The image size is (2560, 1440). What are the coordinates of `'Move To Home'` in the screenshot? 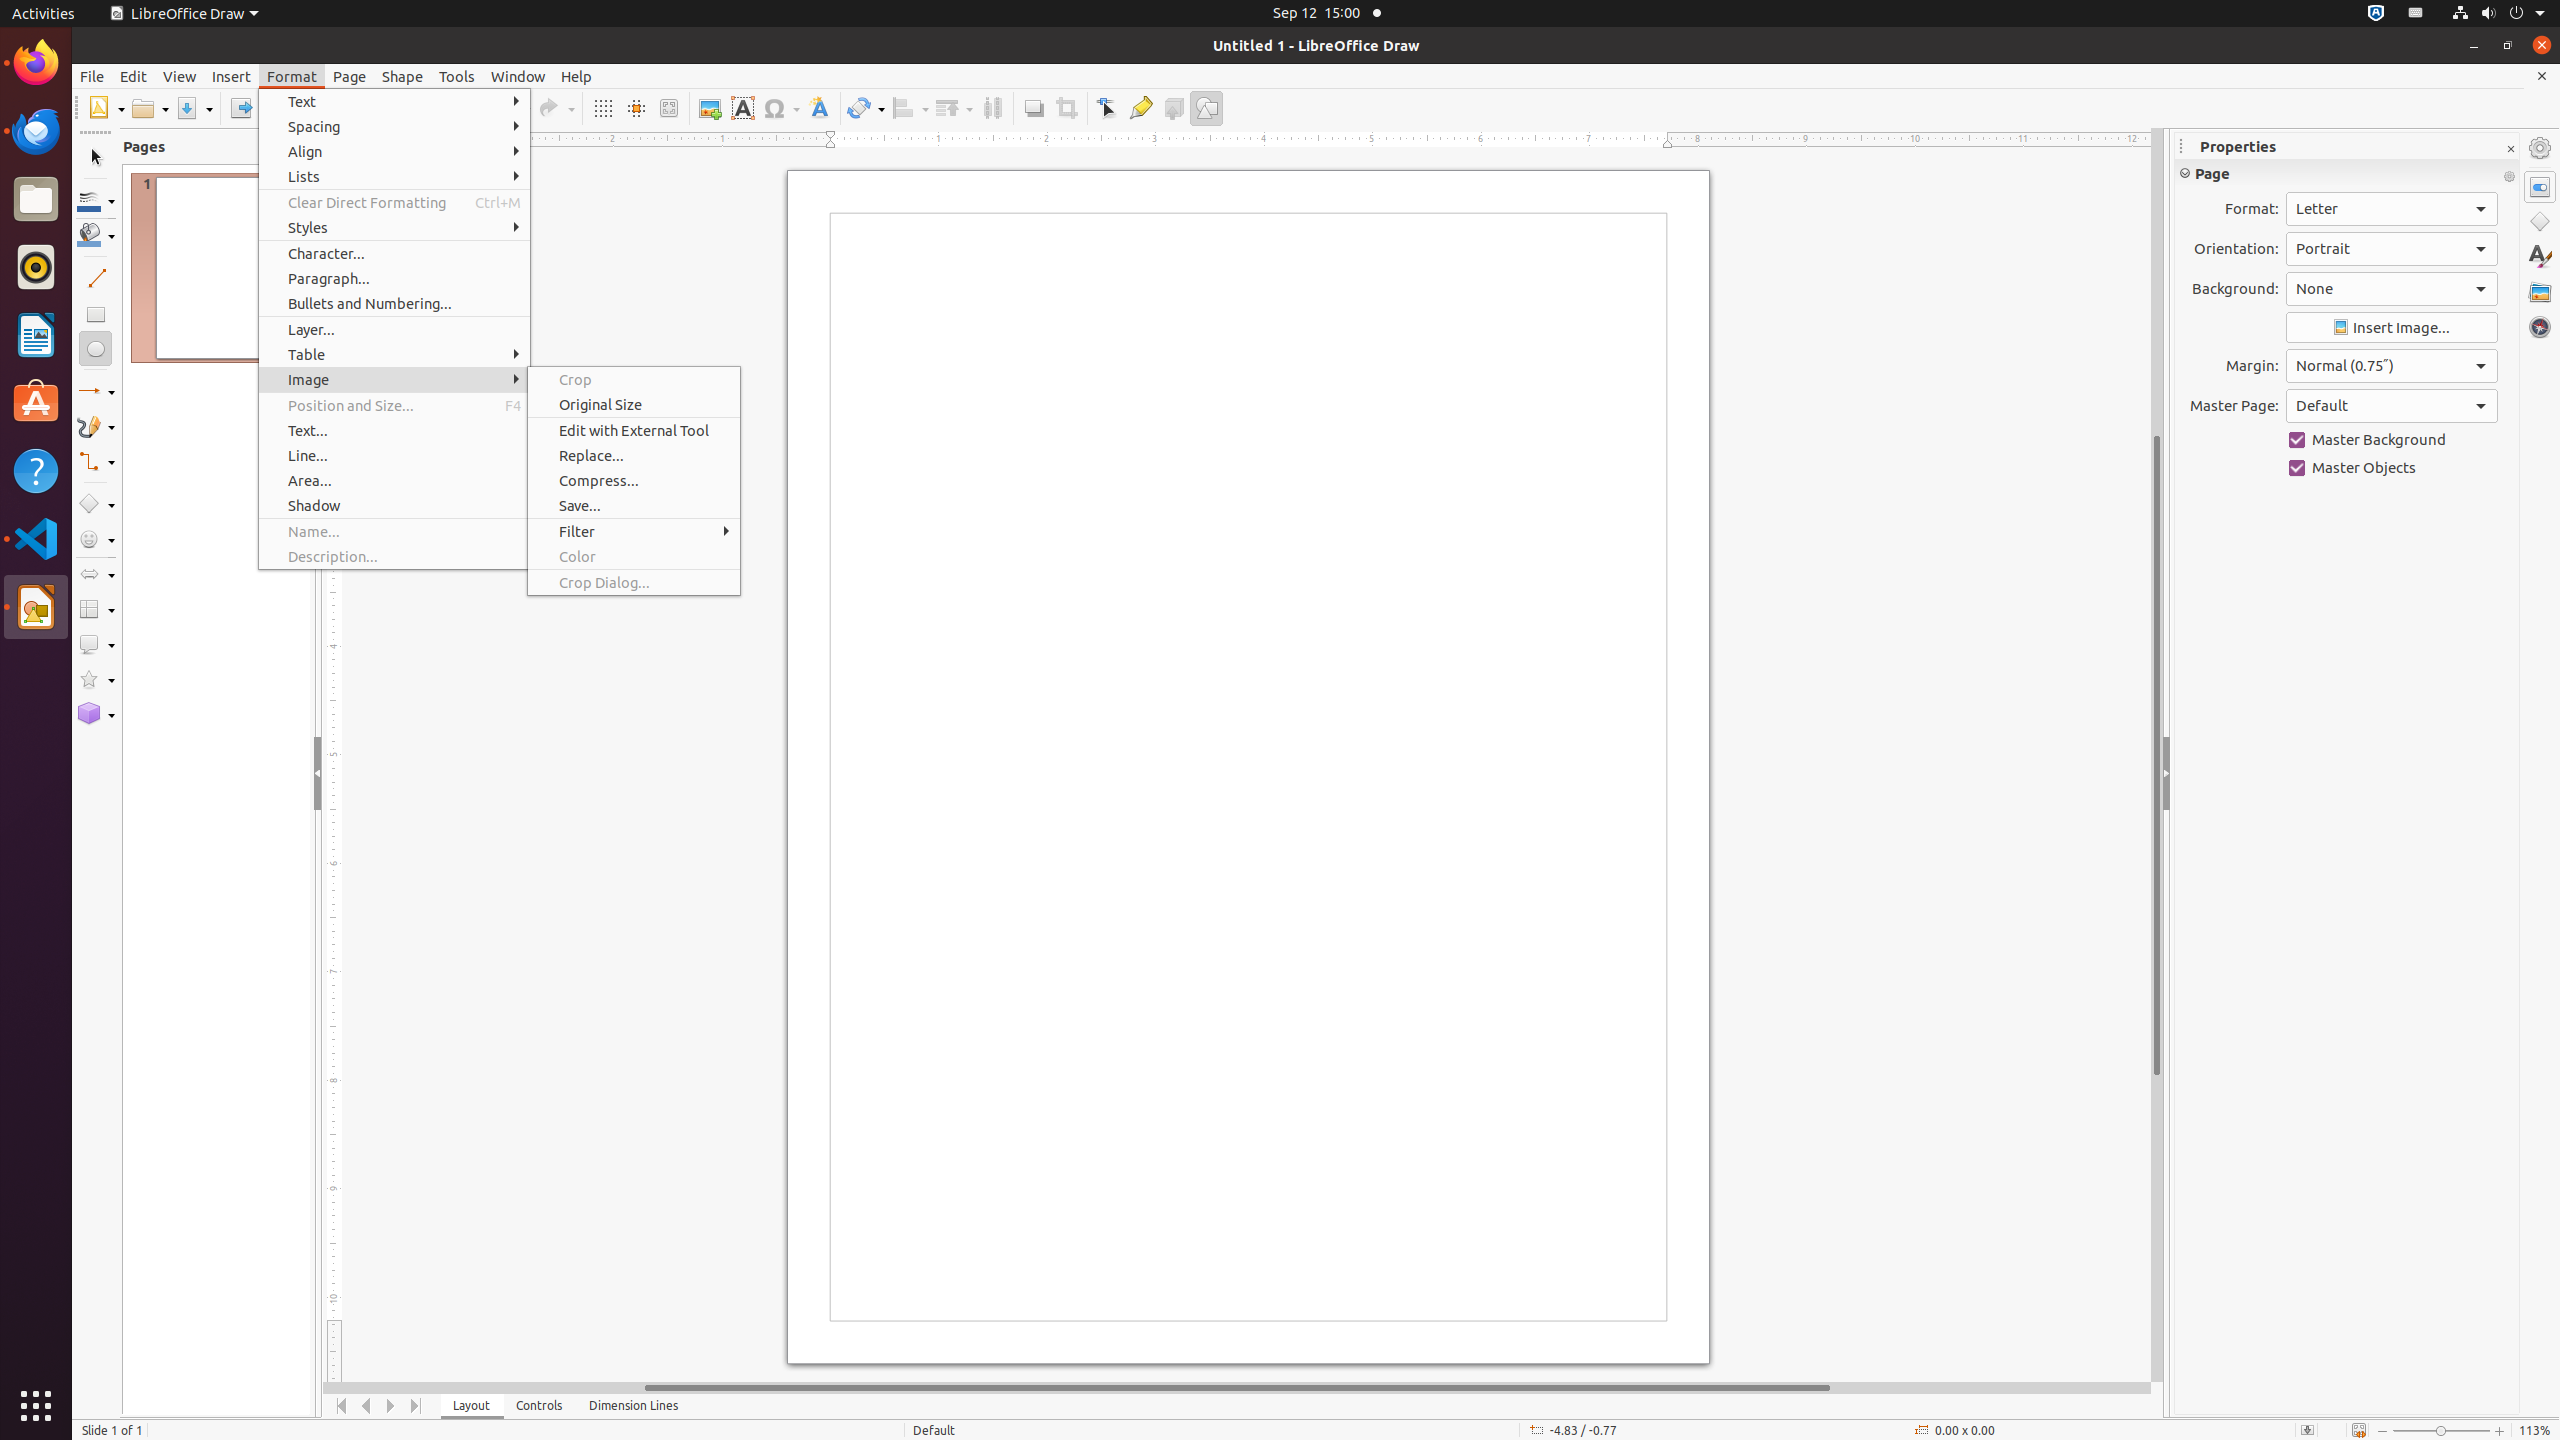 It's located at (341, 1405).